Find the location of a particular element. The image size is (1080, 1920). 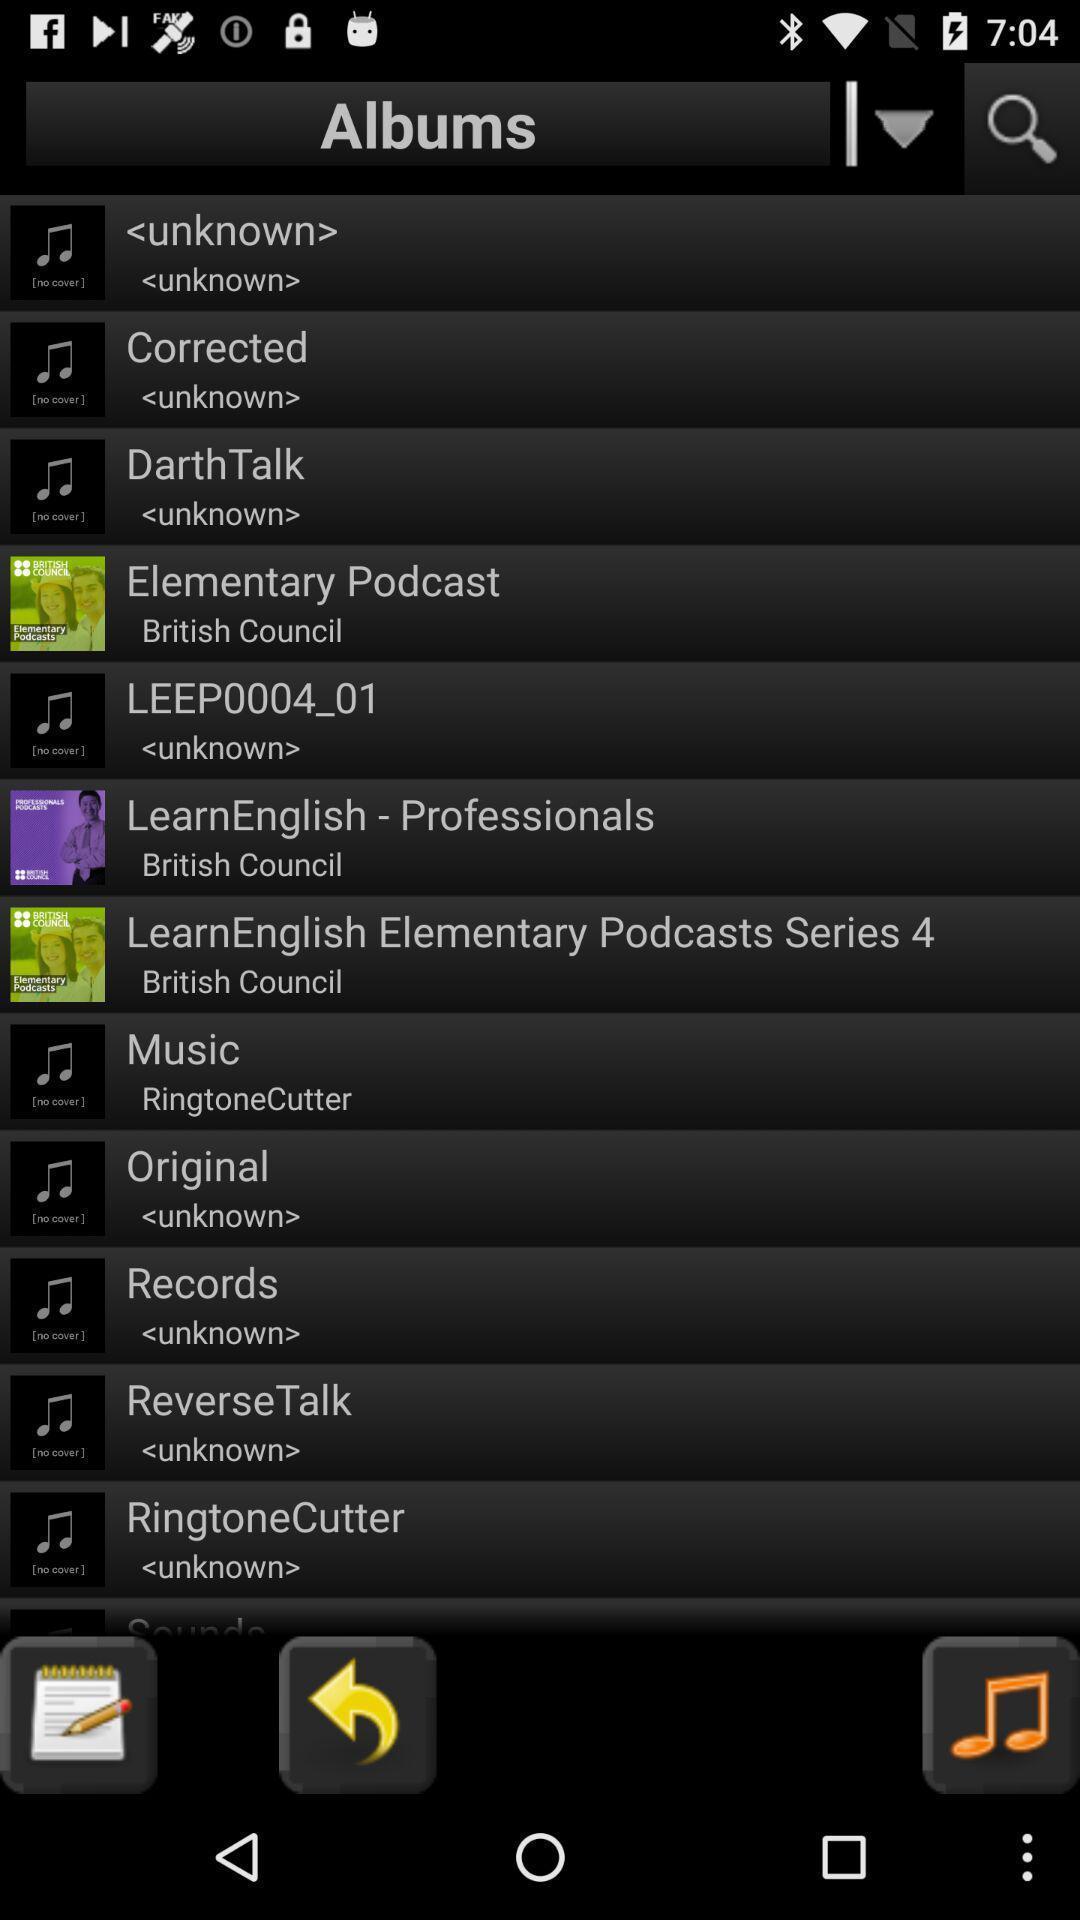

third music icon from bottom is located at coordinates (56, 1305).